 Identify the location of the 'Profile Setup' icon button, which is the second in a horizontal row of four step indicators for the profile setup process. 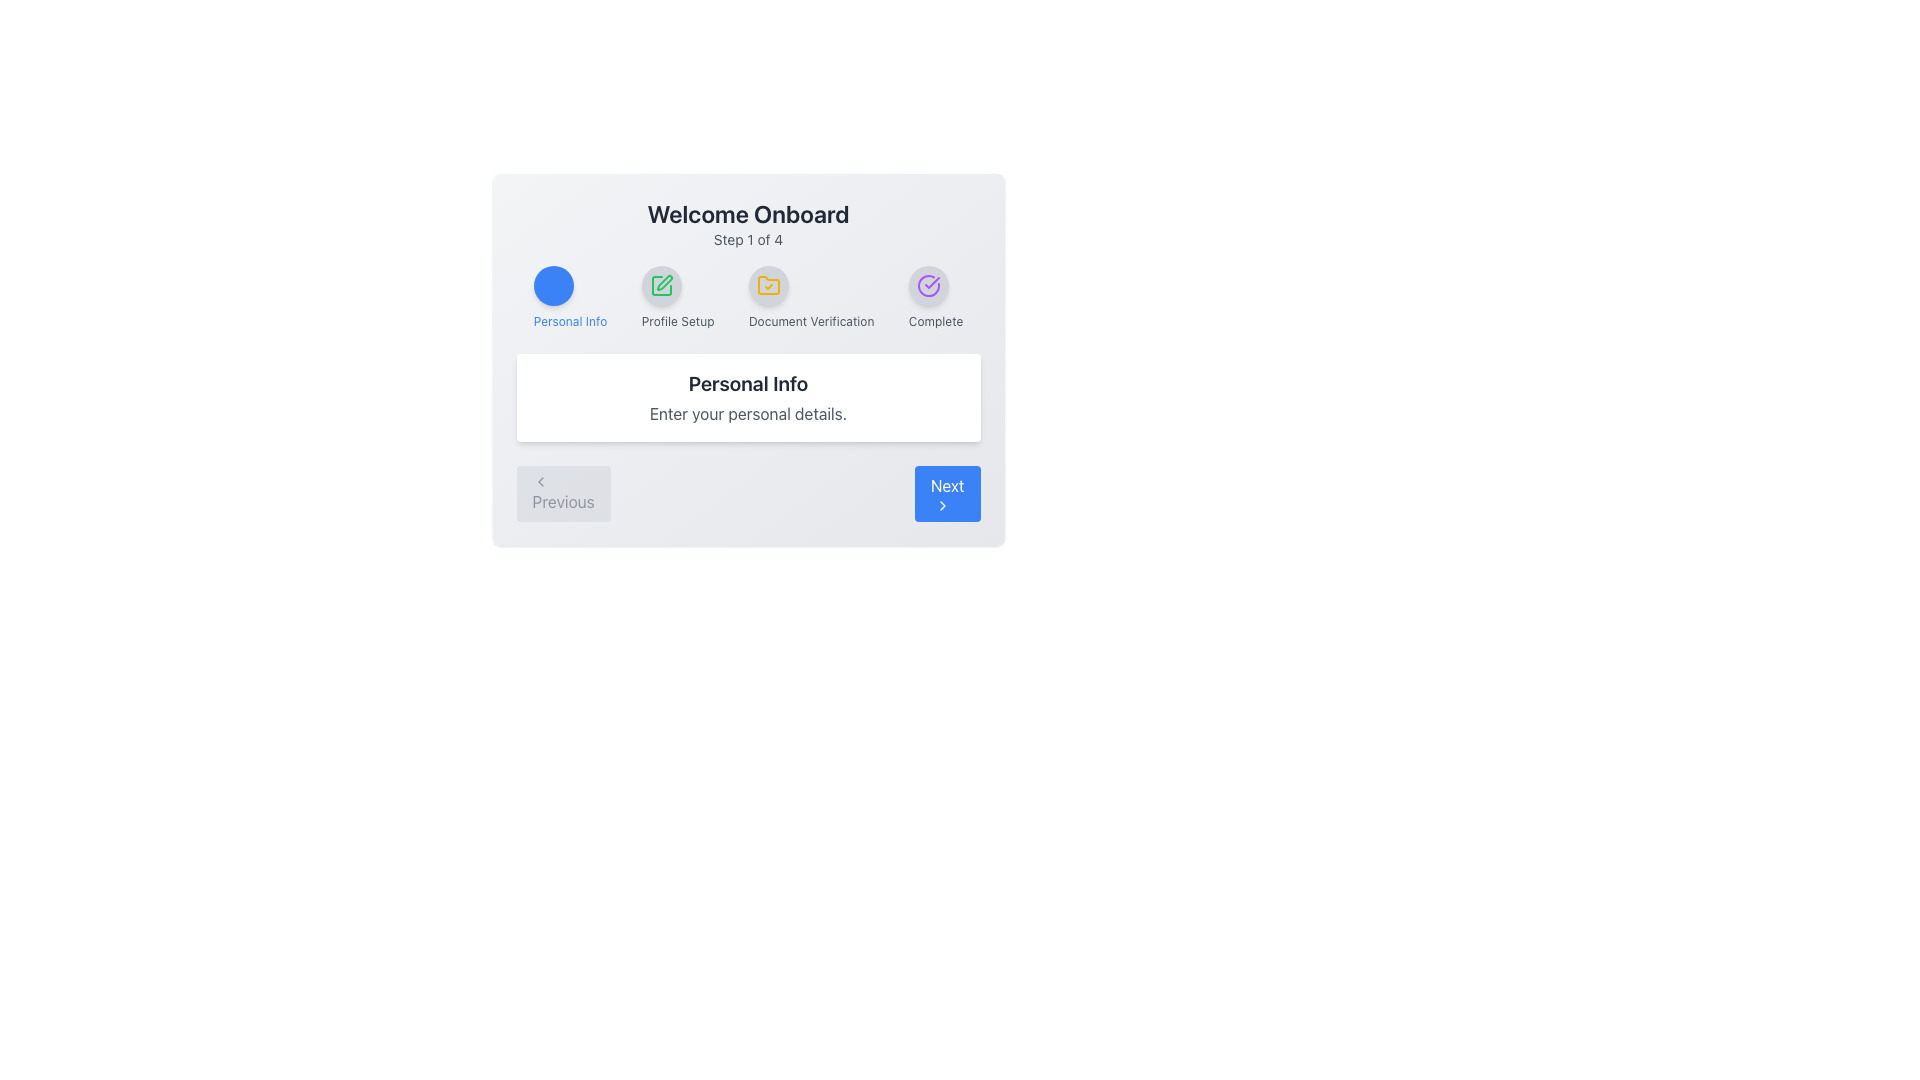
(661, 285).